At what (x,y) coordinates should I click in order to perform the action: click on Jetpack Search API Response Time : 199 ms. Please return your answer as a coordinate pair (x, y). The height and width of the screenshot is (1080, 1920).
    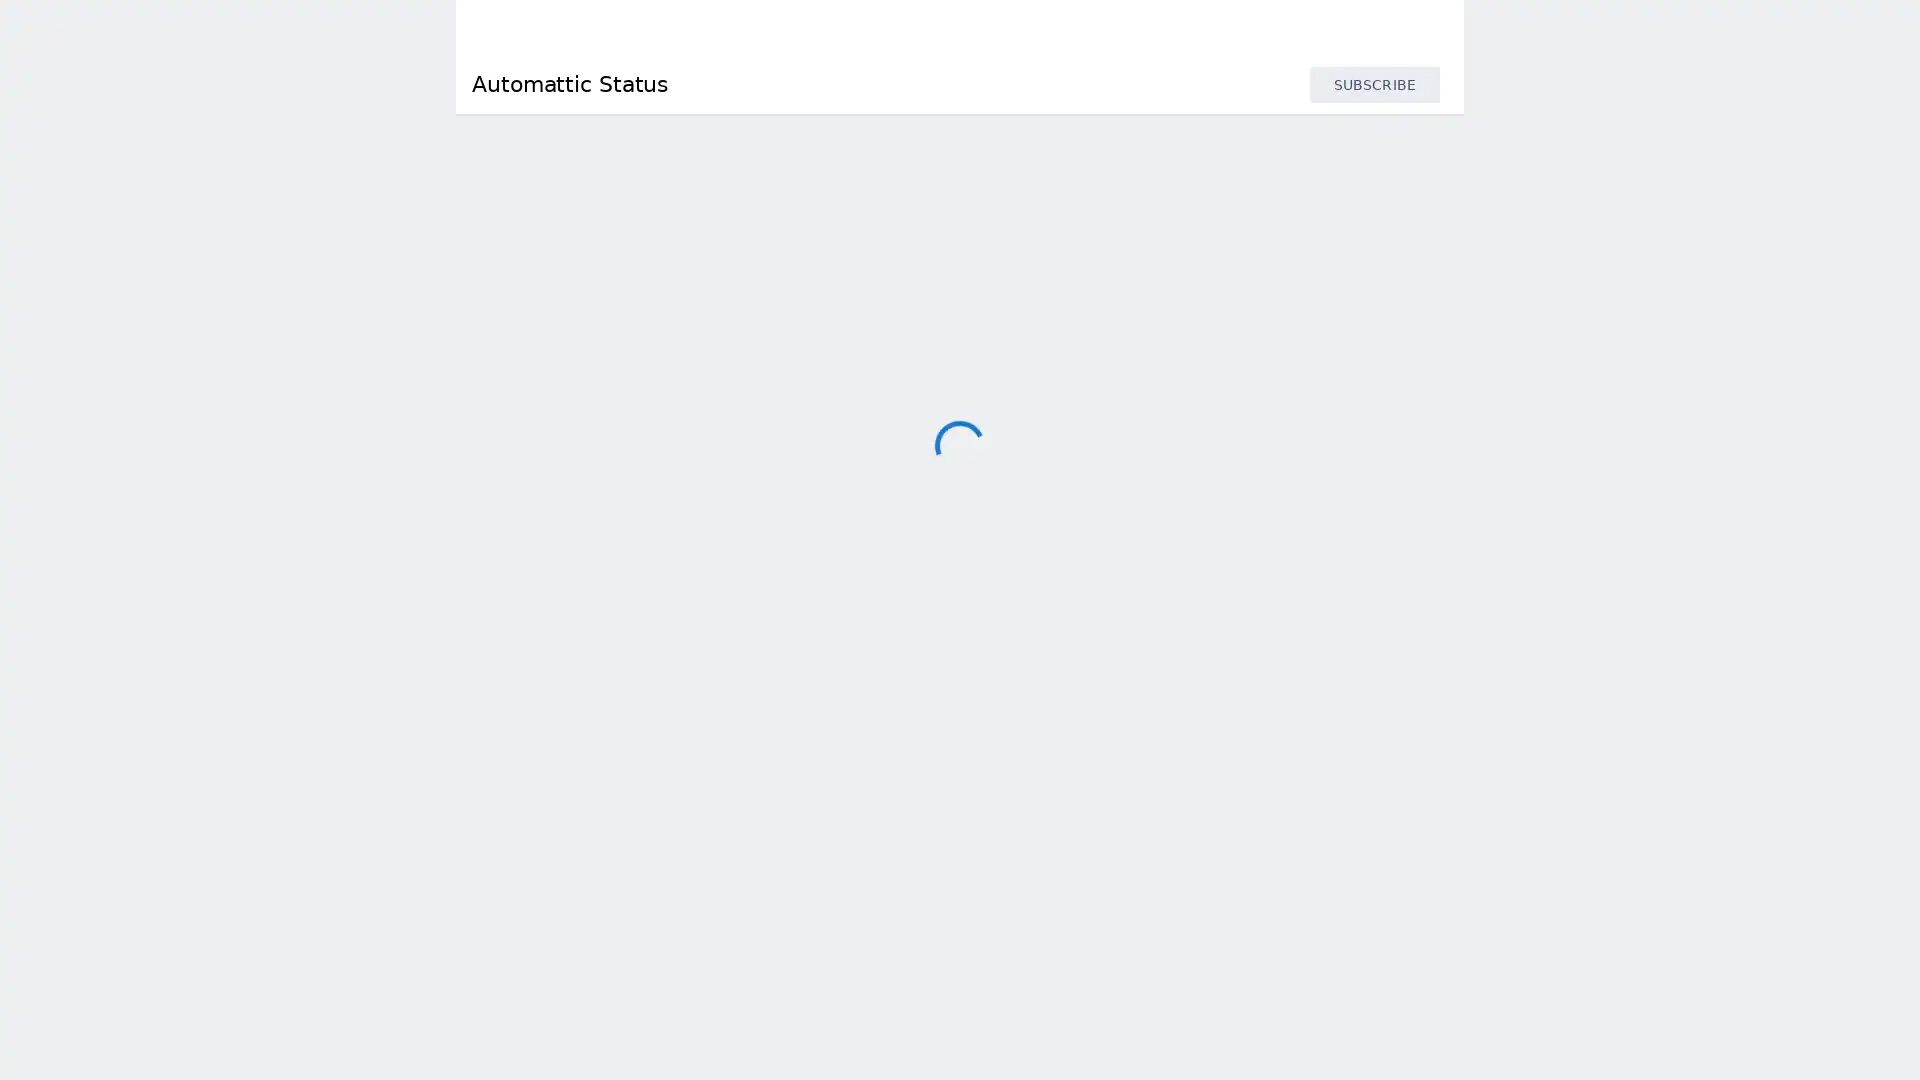
    Looking at the image, I should click on (838, 735).